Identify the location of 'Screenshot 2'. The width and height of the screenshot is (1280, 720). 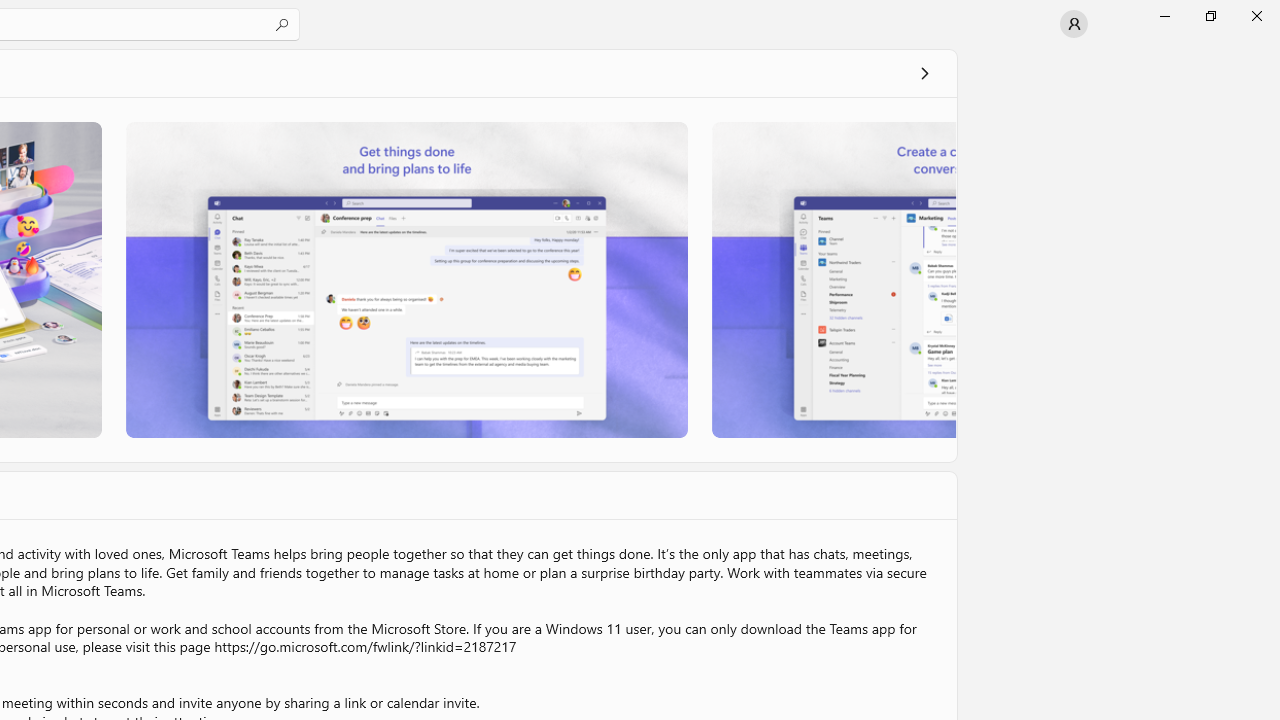
(406, 279).